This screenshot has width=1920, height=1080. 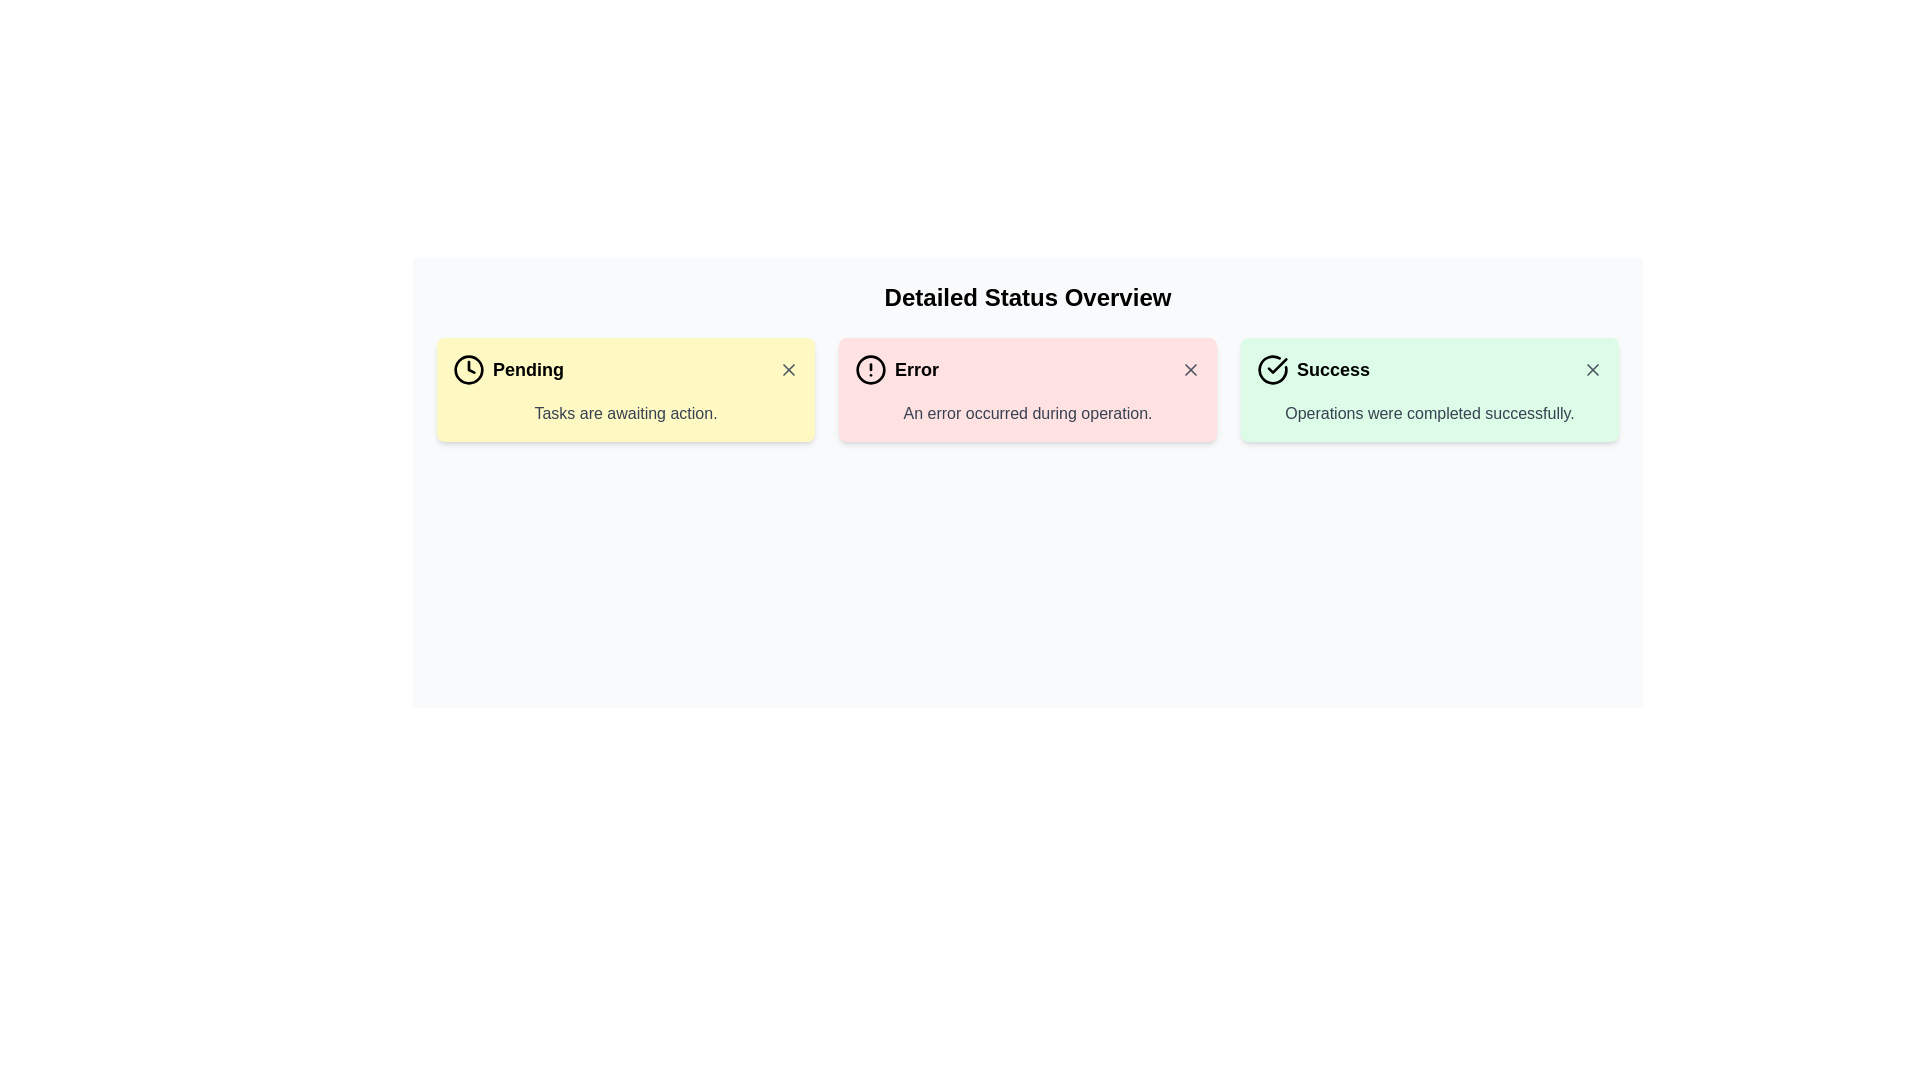 I want to click on the label with a clock icon and the bold text 'Pending', which is located in the leftmost position of three horizontally aligned alert boxes, so click(x=508, y=370).